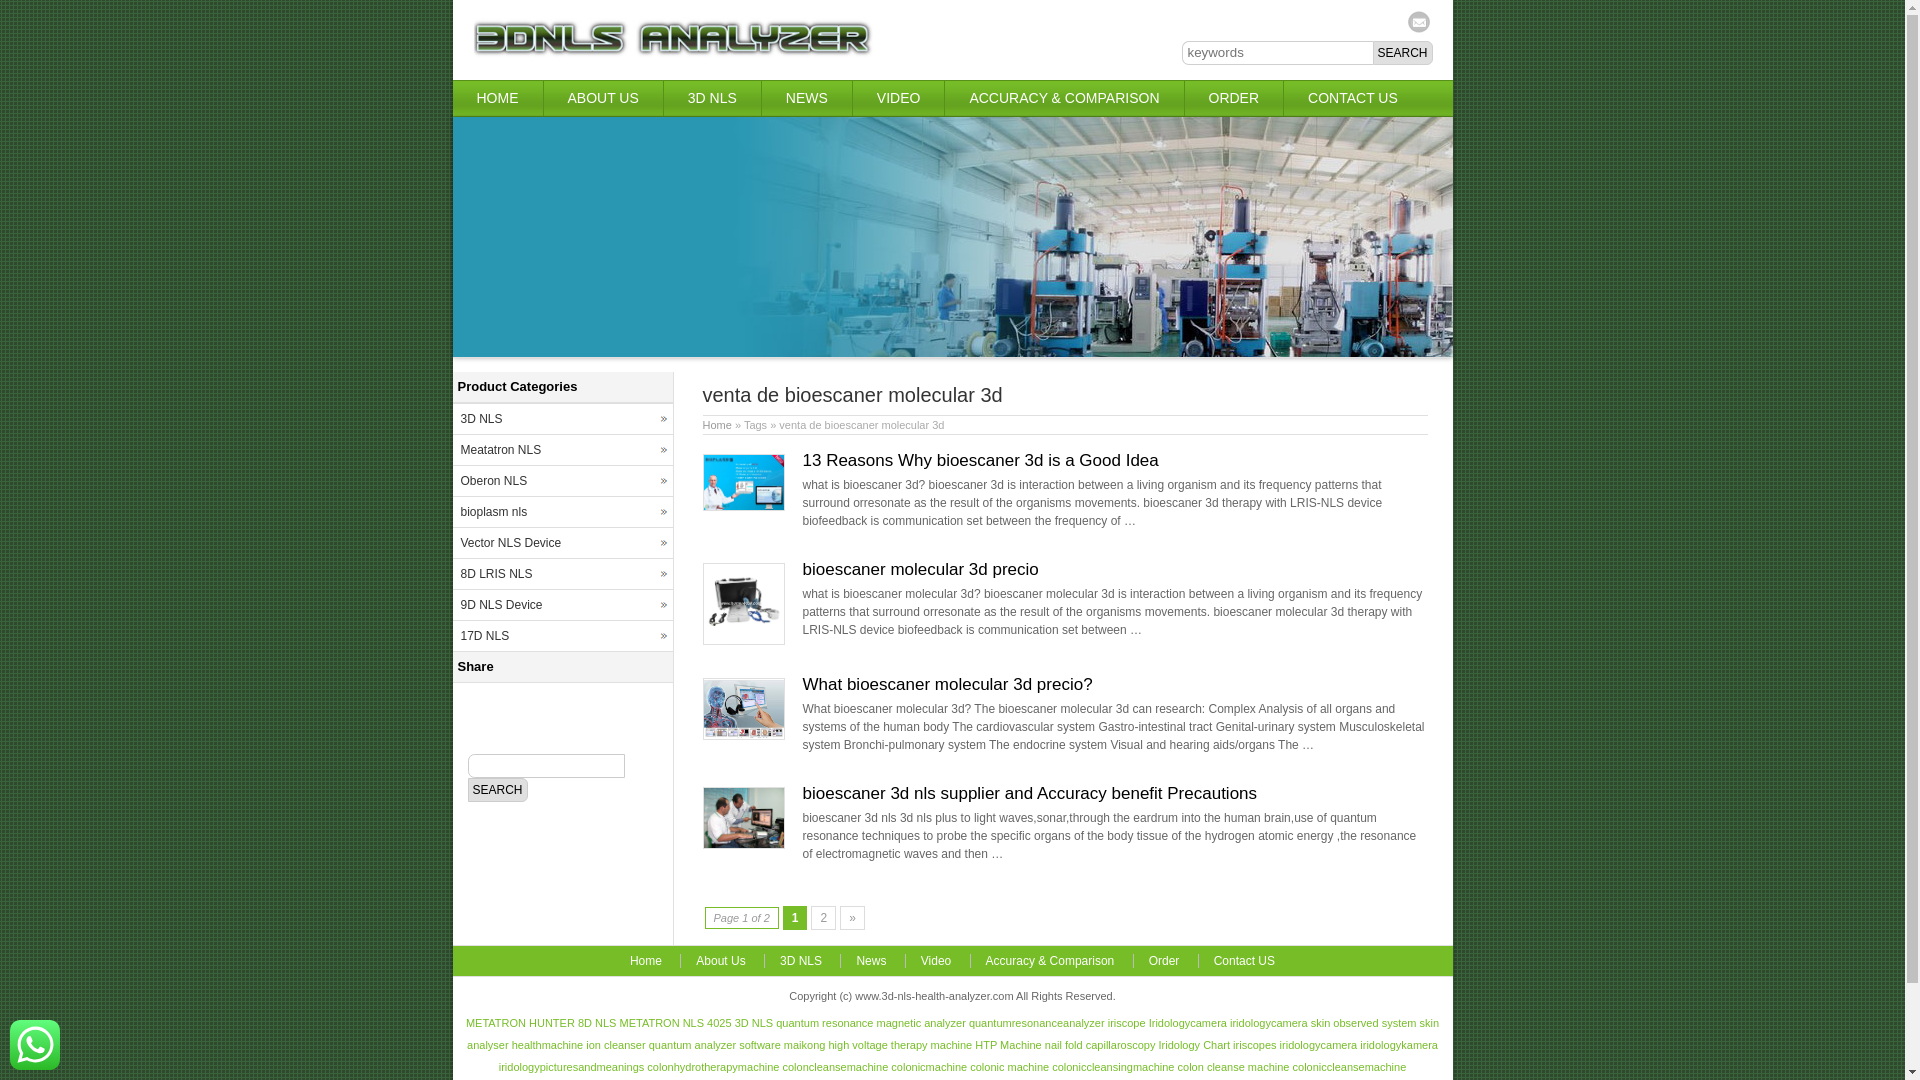 The image size is (1920, 1080). I want to click on 'Iridology Chart', so click(1194, 1044).